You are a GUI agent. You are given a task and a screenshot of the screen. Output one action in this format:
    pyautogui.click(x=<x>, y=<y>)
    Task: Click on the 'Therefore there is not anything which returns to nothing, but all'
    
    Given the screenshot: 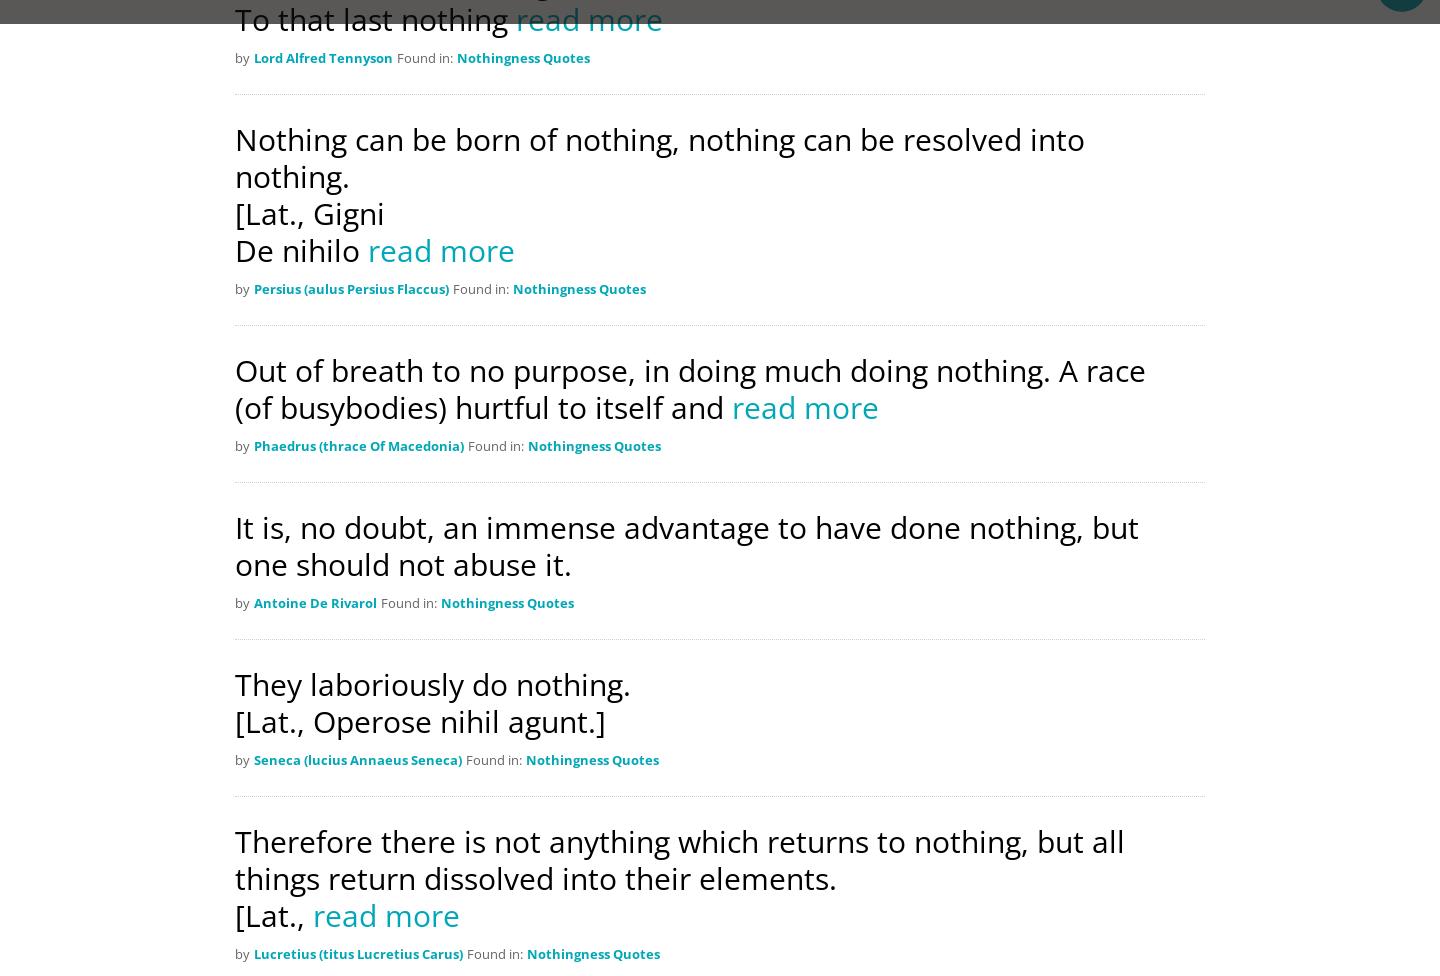 What is the action you would take?
    pyautogui.click(x=679, y=841)
    